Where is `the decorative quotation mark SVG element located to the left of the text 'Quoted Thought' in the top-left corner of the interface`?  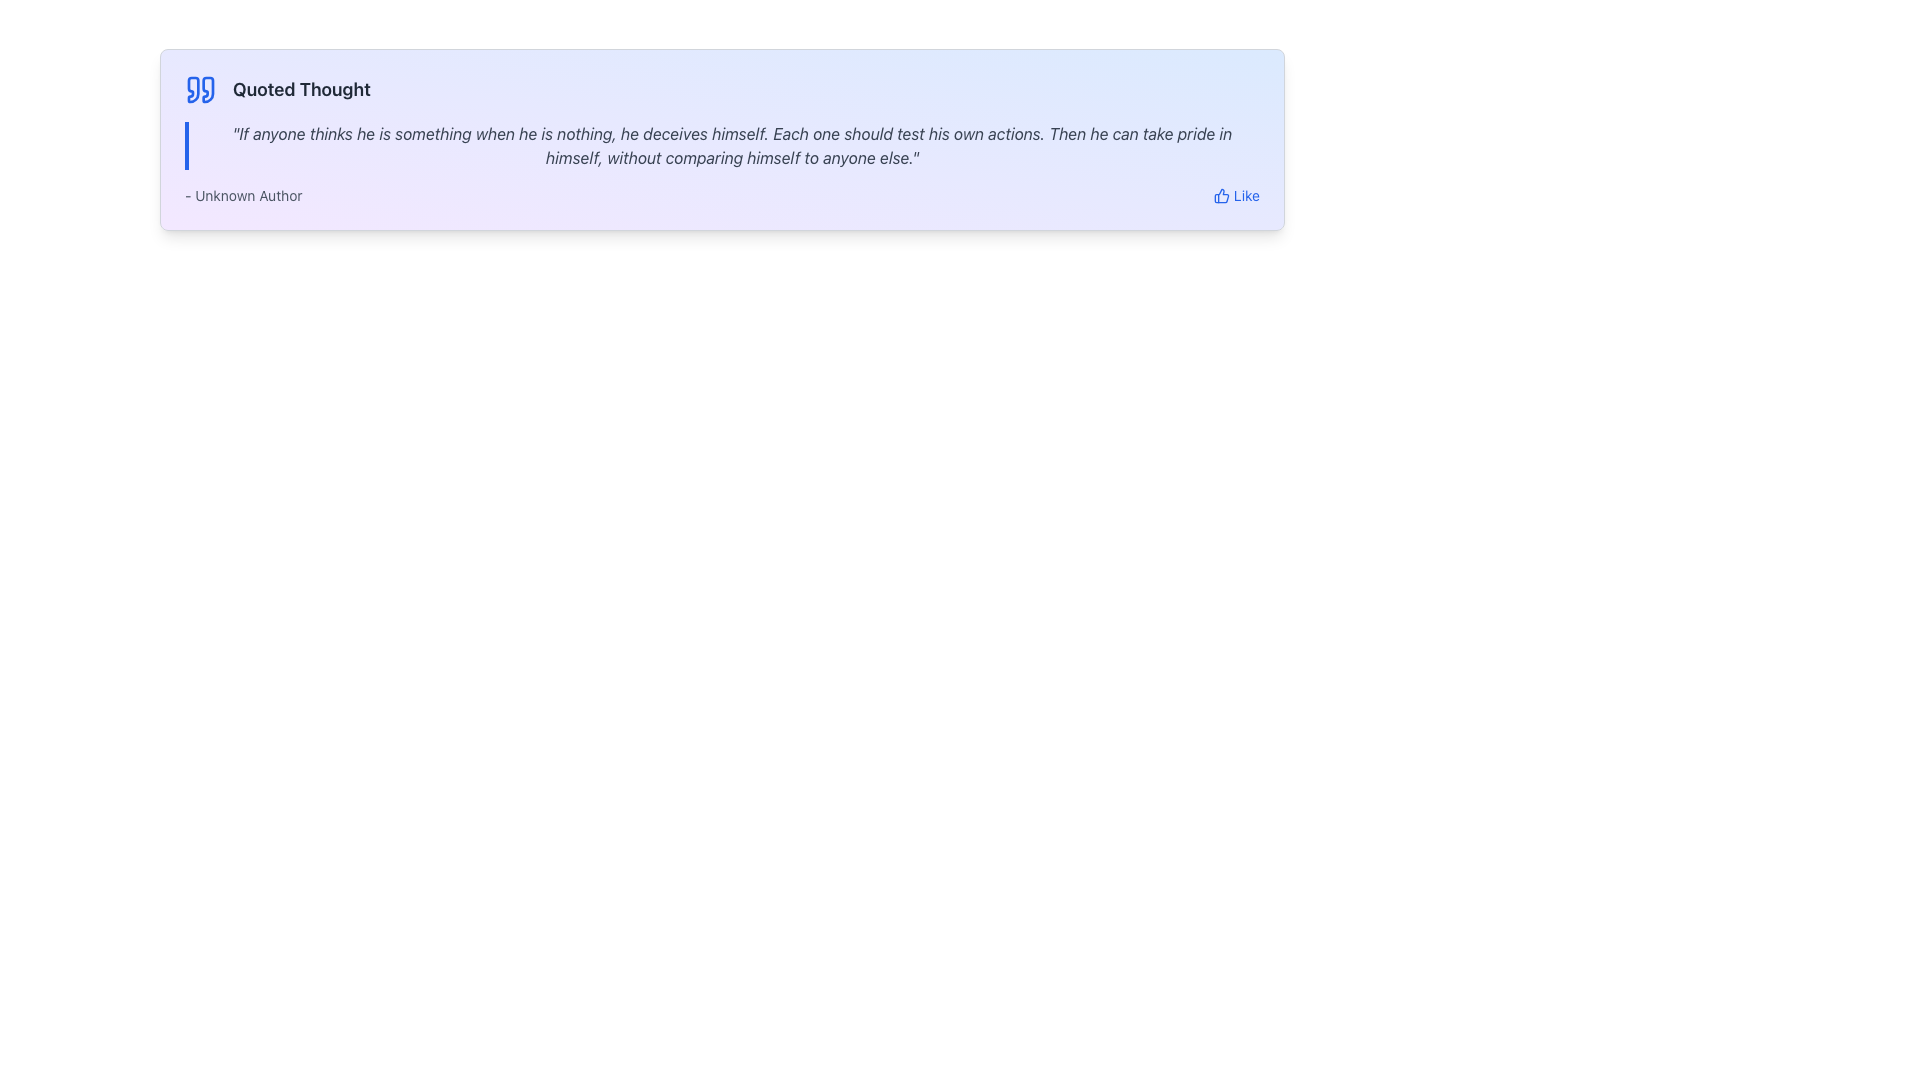
the decorative quotation mark SVG element located to the left of the text 'Quoted Thought' in the top-left corner of the interface is located at coordinates (193, 88).